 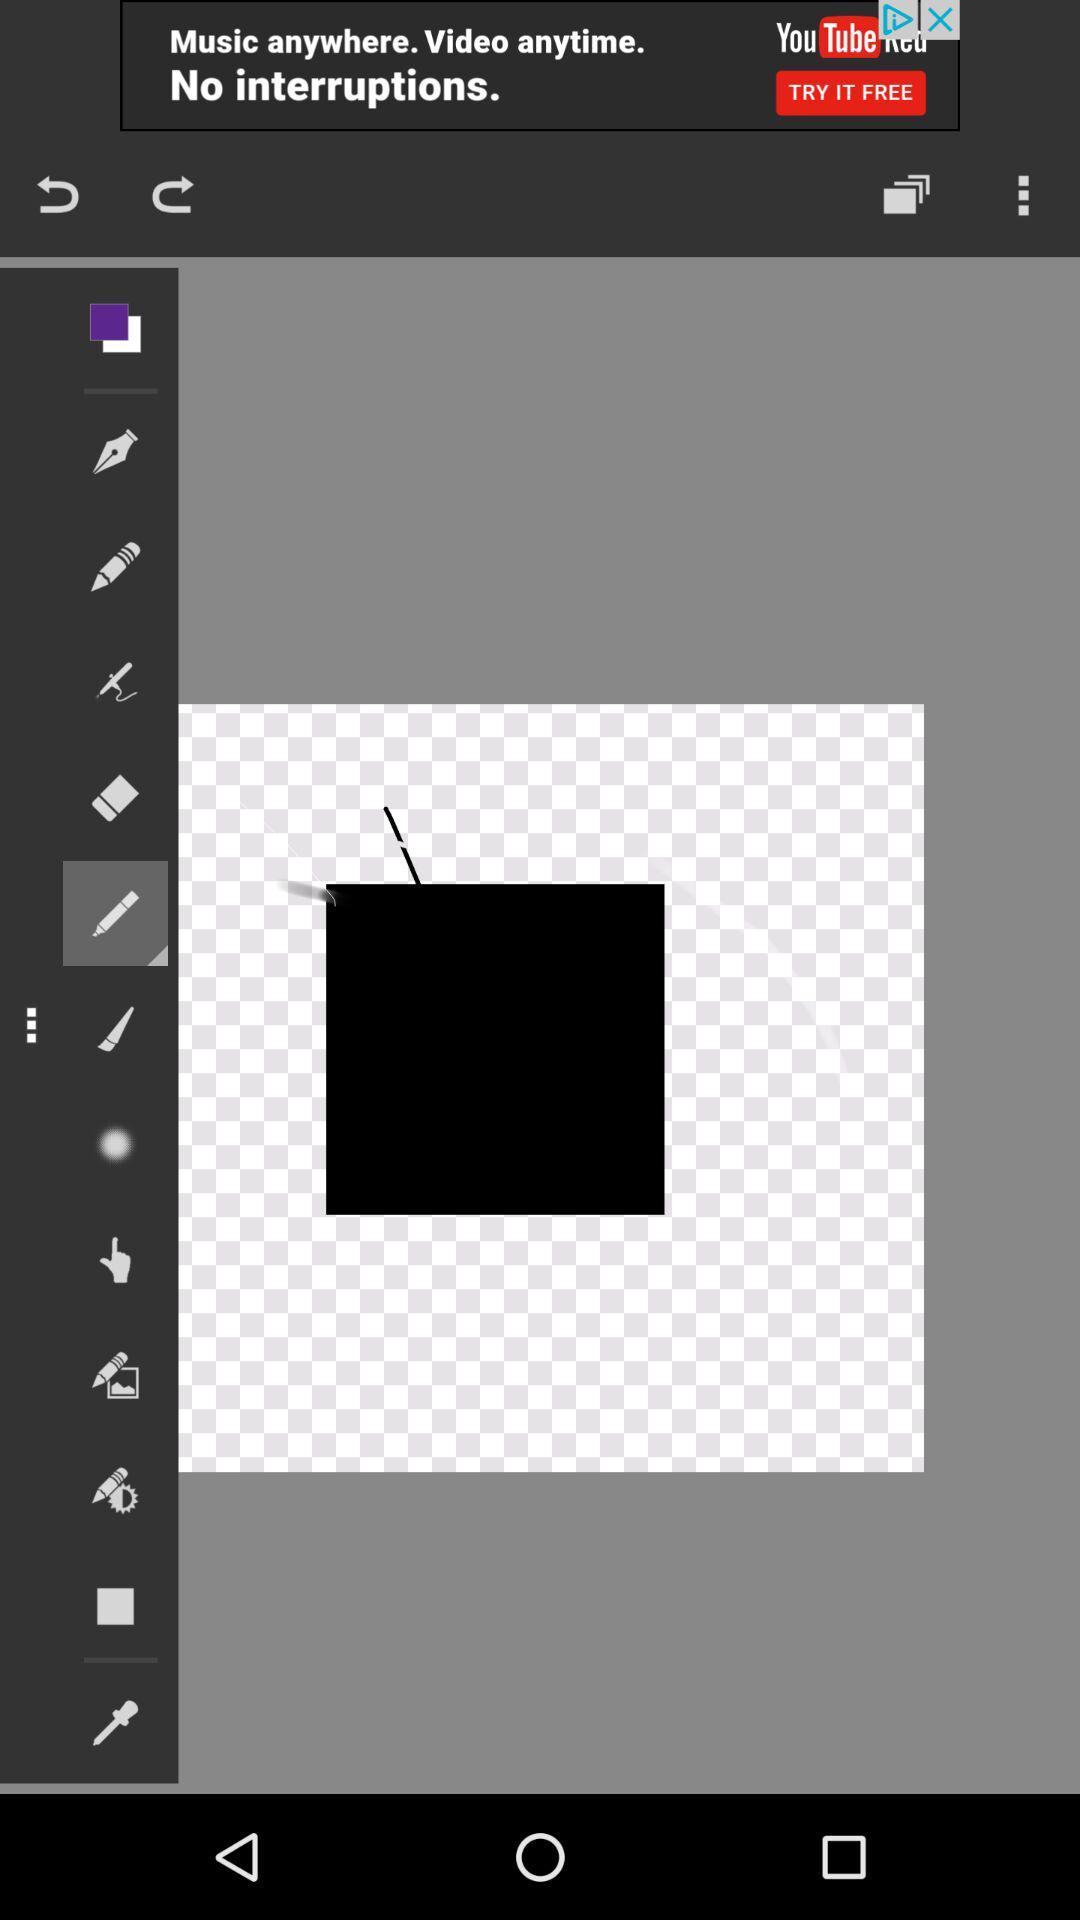 I want to click on the layers icon, so click(x=906, y=194).